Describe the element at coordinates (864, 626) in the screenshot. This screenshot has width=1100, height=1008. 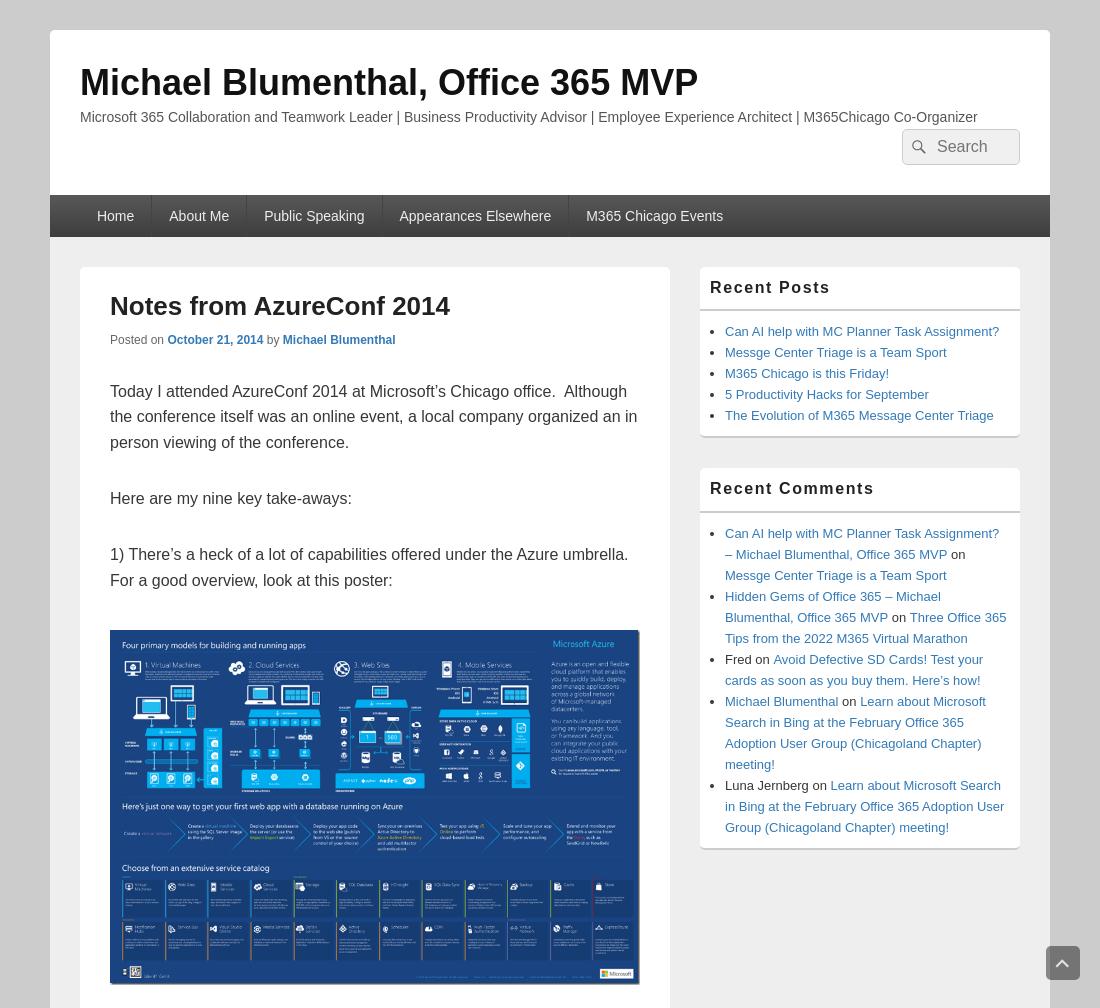
I see `'Three Office 365 Tips from the 2022 M365 Virtual Marathon'` at that location.